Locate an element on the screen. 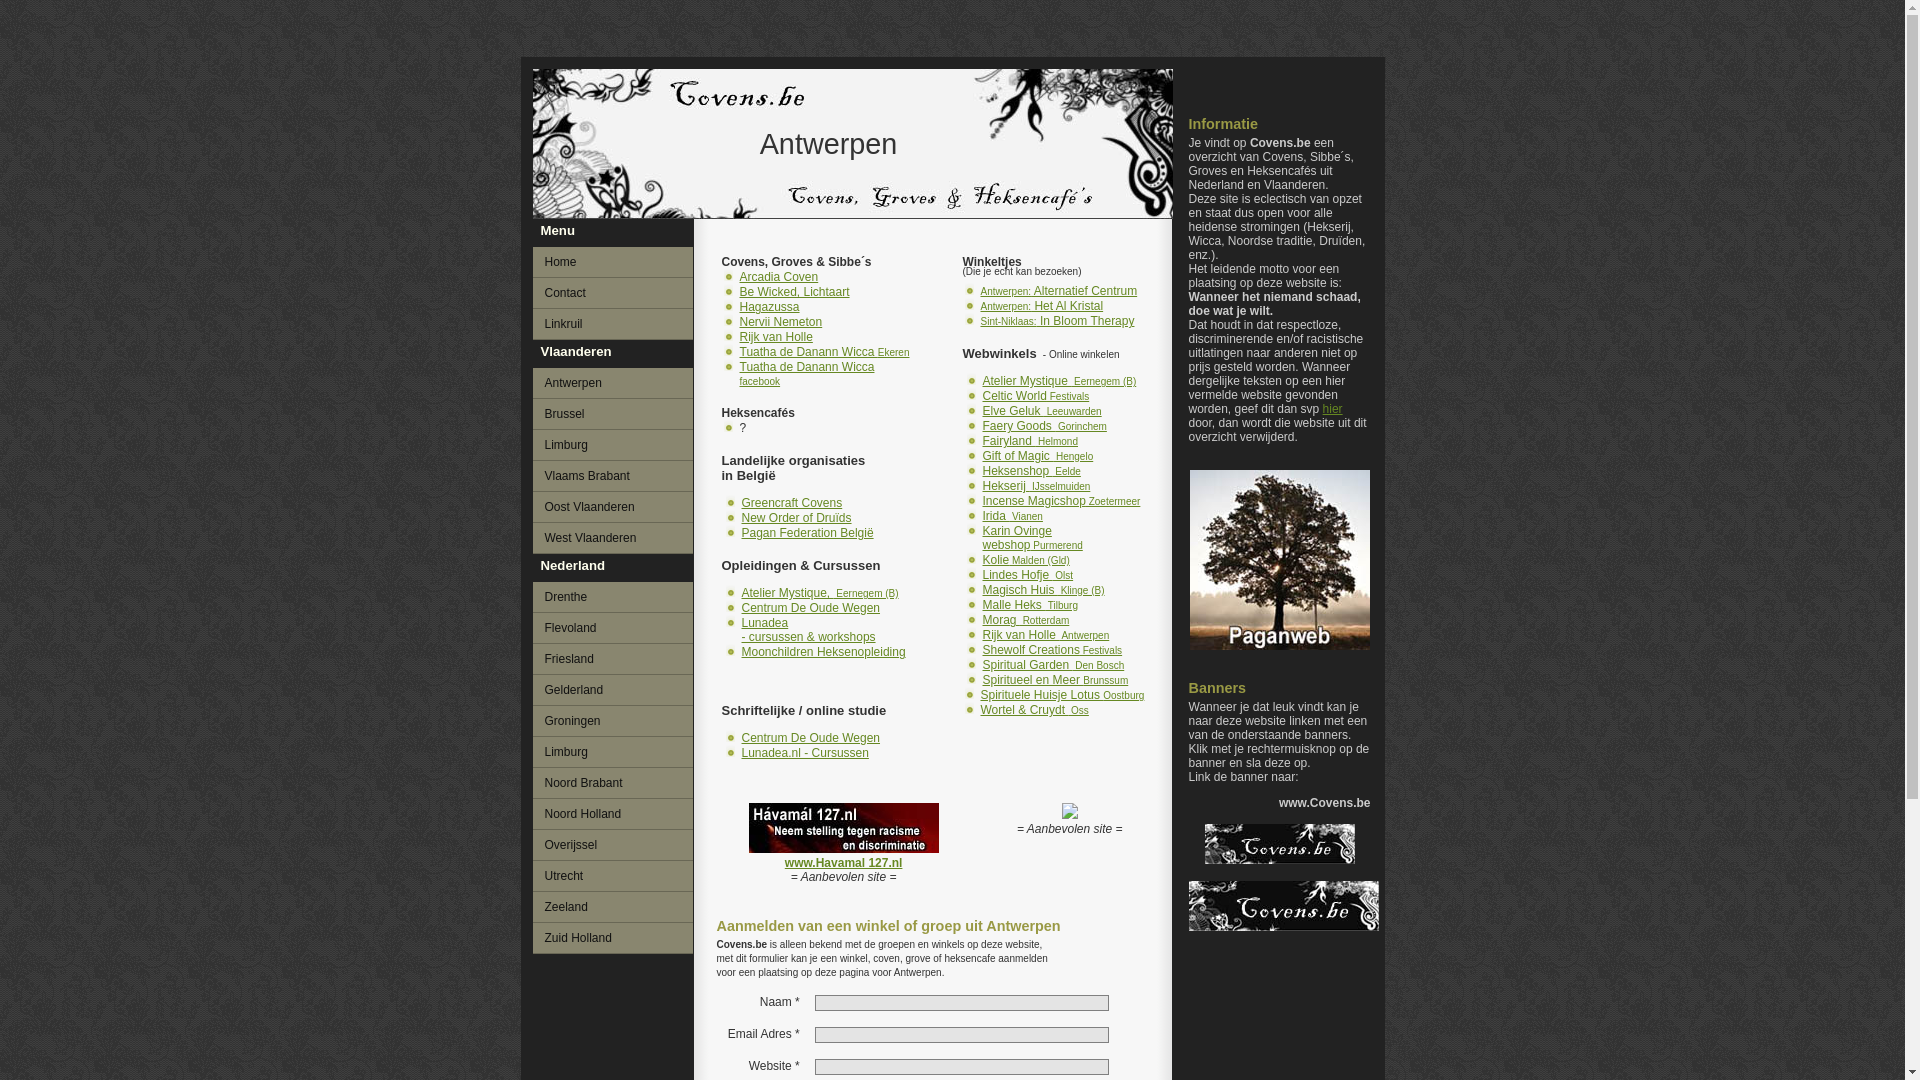  'Lunadea - cursussen & workshops' is located at coordinates (741, 628).